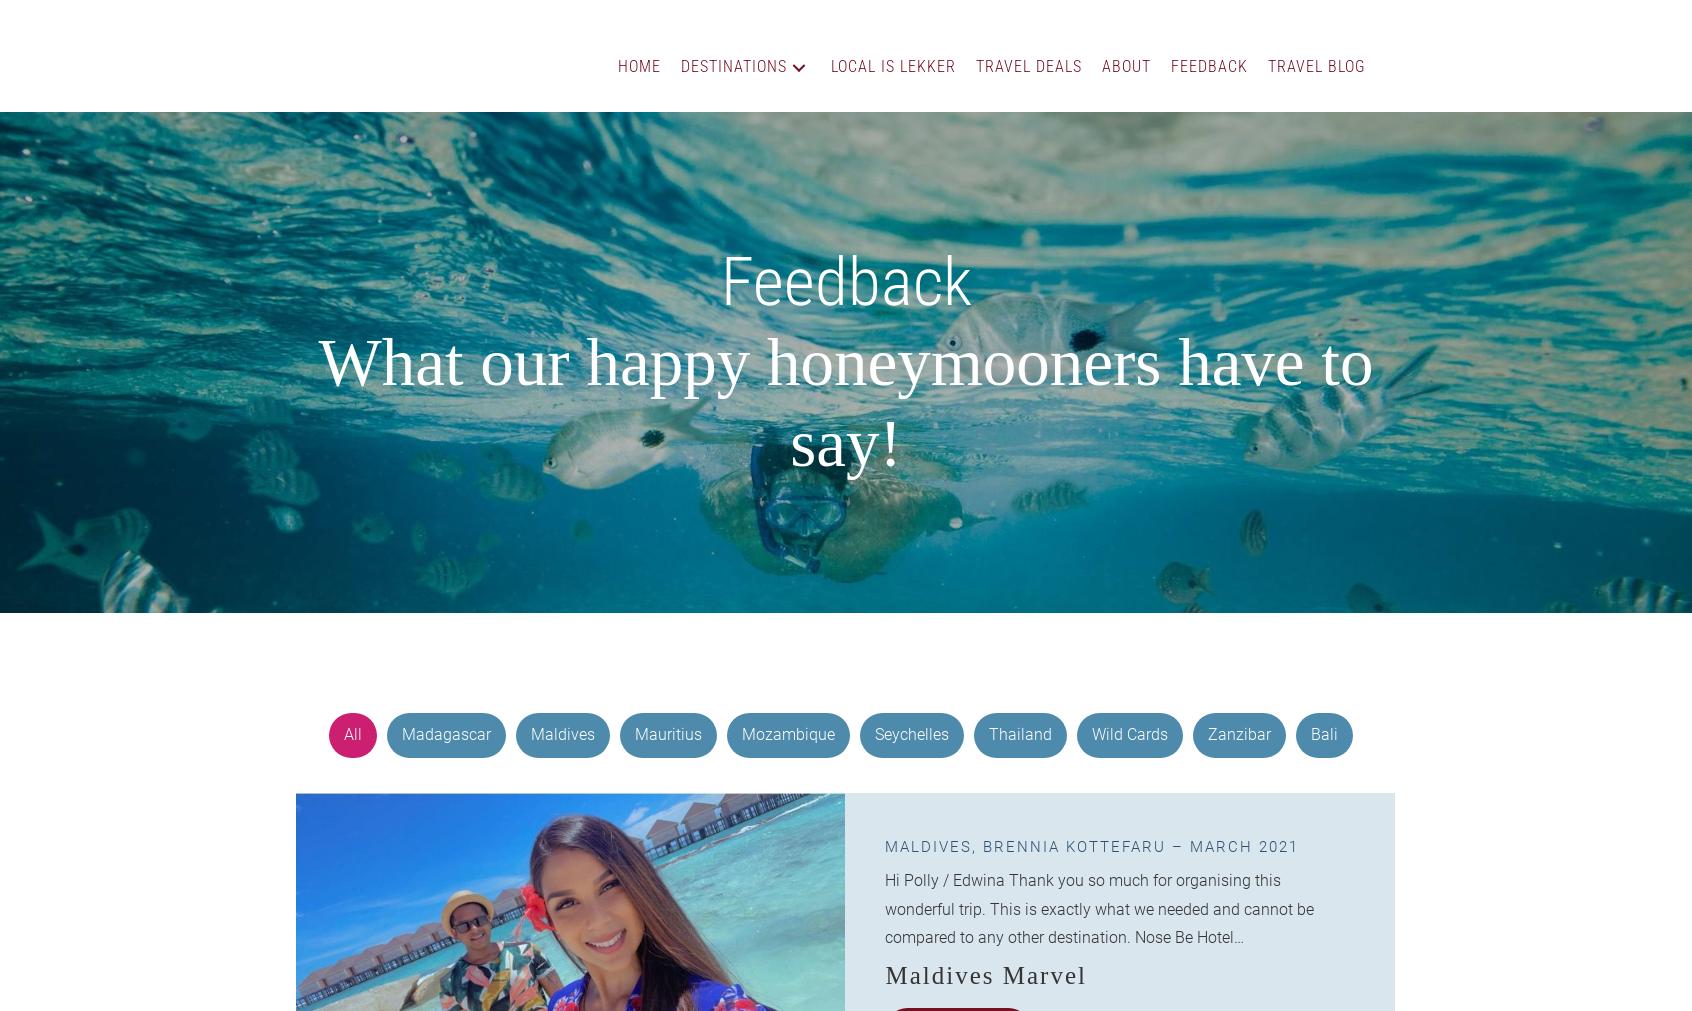  Describe the element at coordinates (1028, 65) in the screenshot. I see `'Travel Deals'` at that location.